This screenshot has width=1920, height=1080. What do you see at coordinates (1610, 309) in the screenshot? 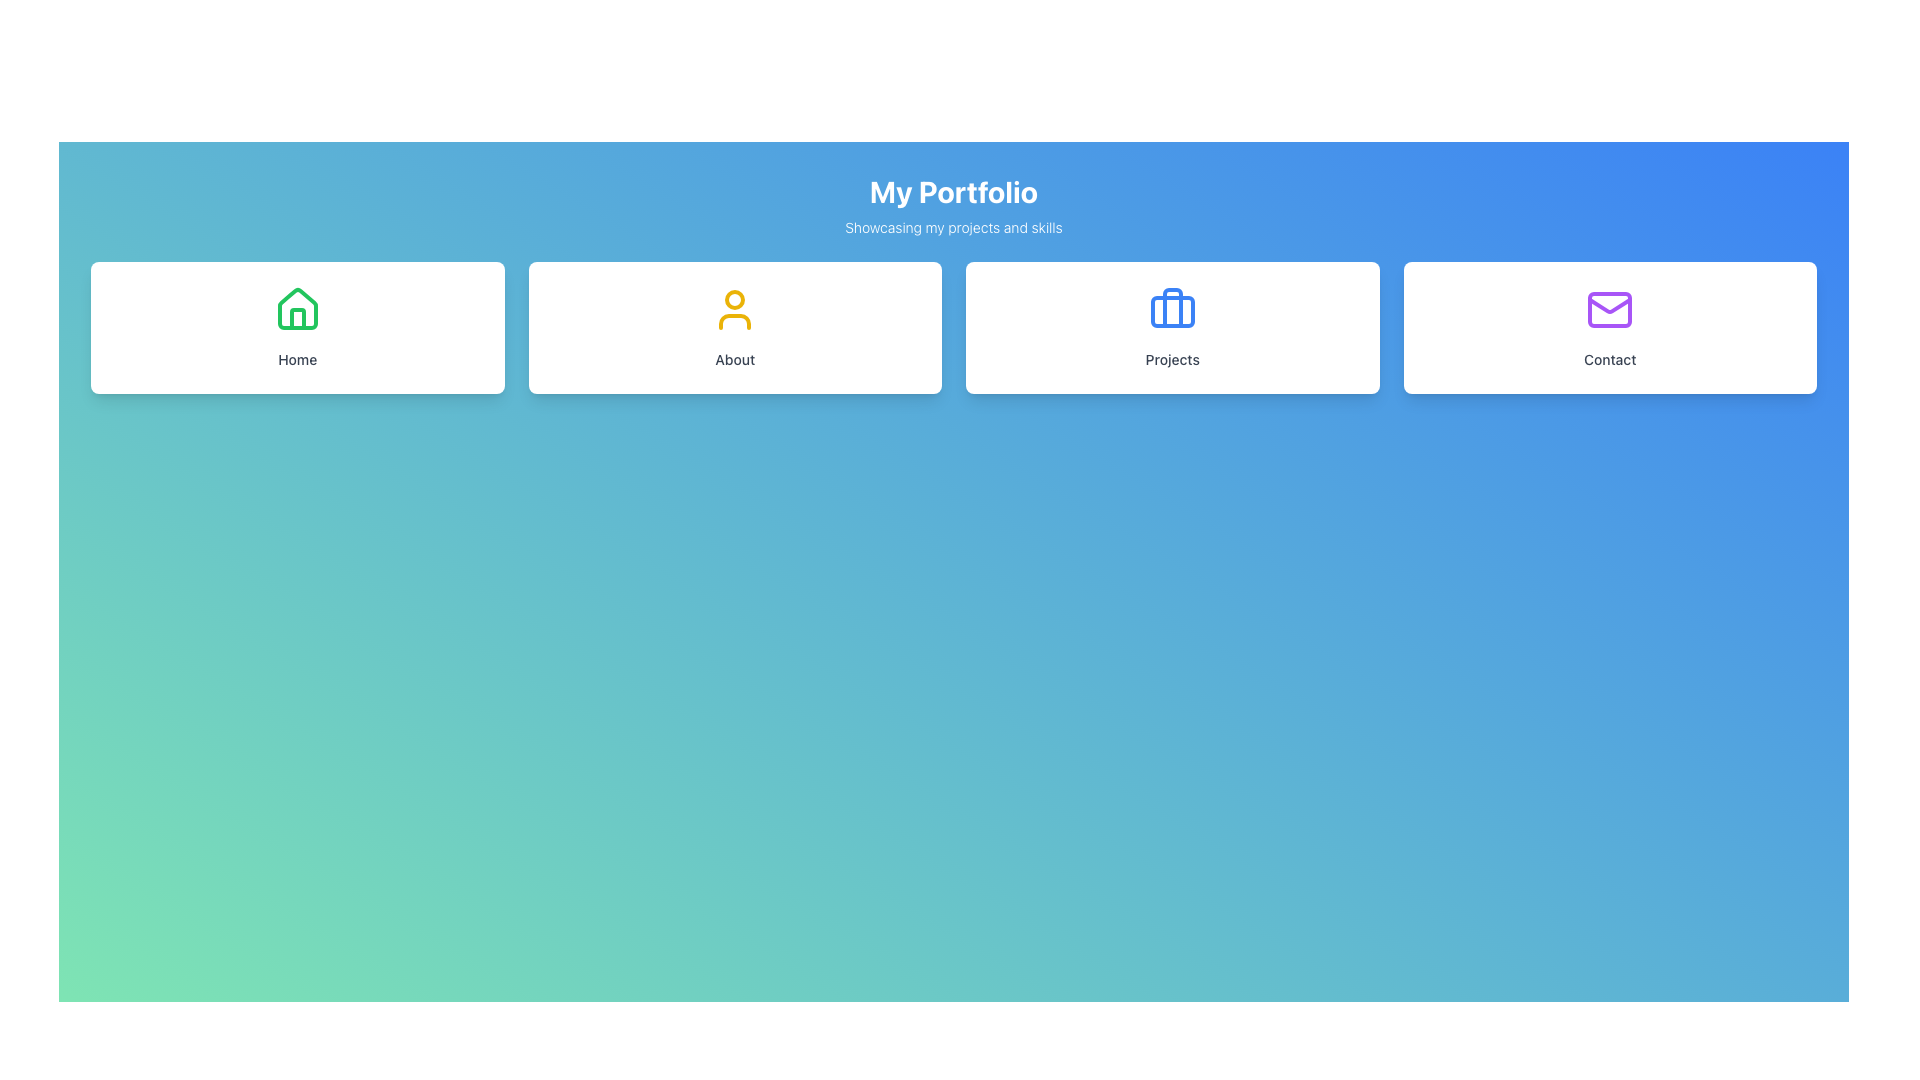
I see `the visual representation of the envelope icon, which is centrally positioned within the envelope icon on the fourth card at the far right of the row` at bounding box center [1610, 309].